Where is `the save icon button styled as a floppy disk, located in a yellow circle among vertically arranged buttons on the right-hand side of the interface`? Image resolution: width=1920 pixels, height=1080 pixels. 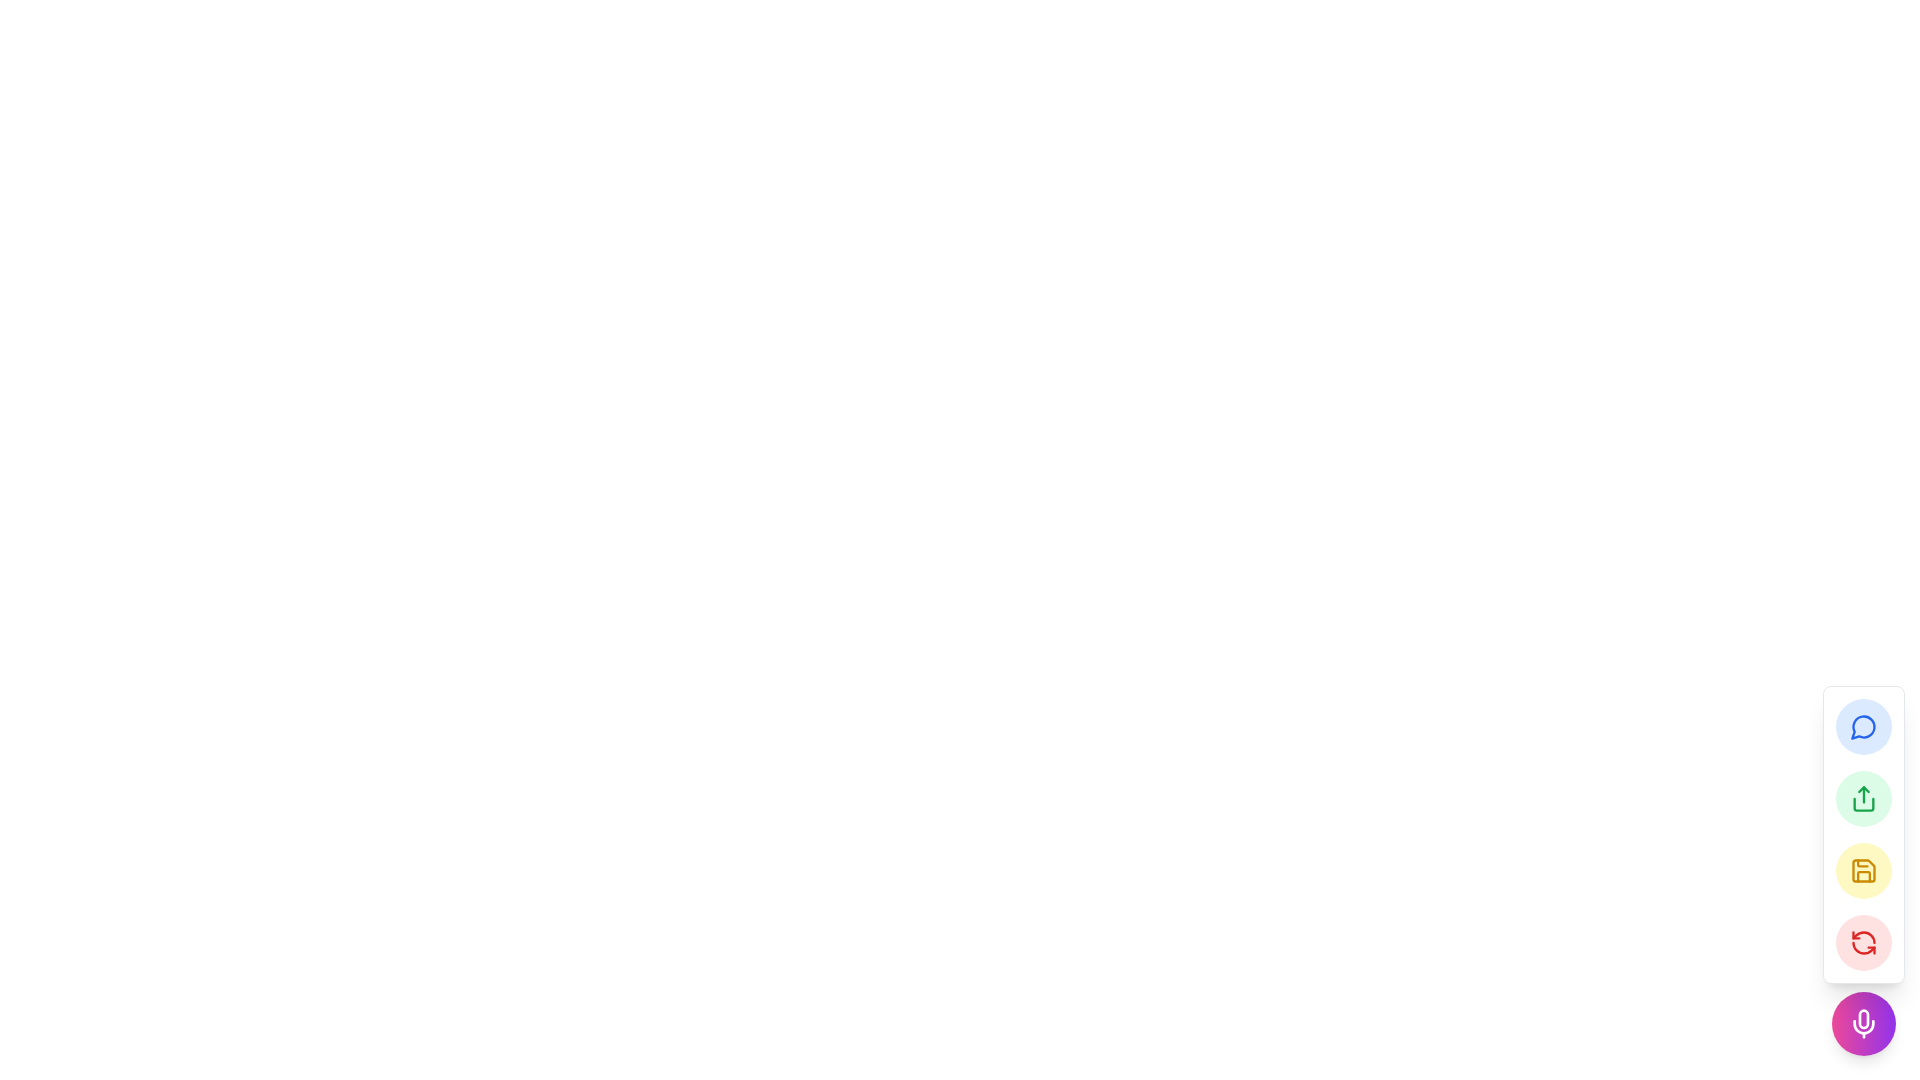
the save icon button styled as a floppy disk, located in a yellow circle among vertically arranged buttons on the right-hand side of the interface is located at coordinates (1862, 870).